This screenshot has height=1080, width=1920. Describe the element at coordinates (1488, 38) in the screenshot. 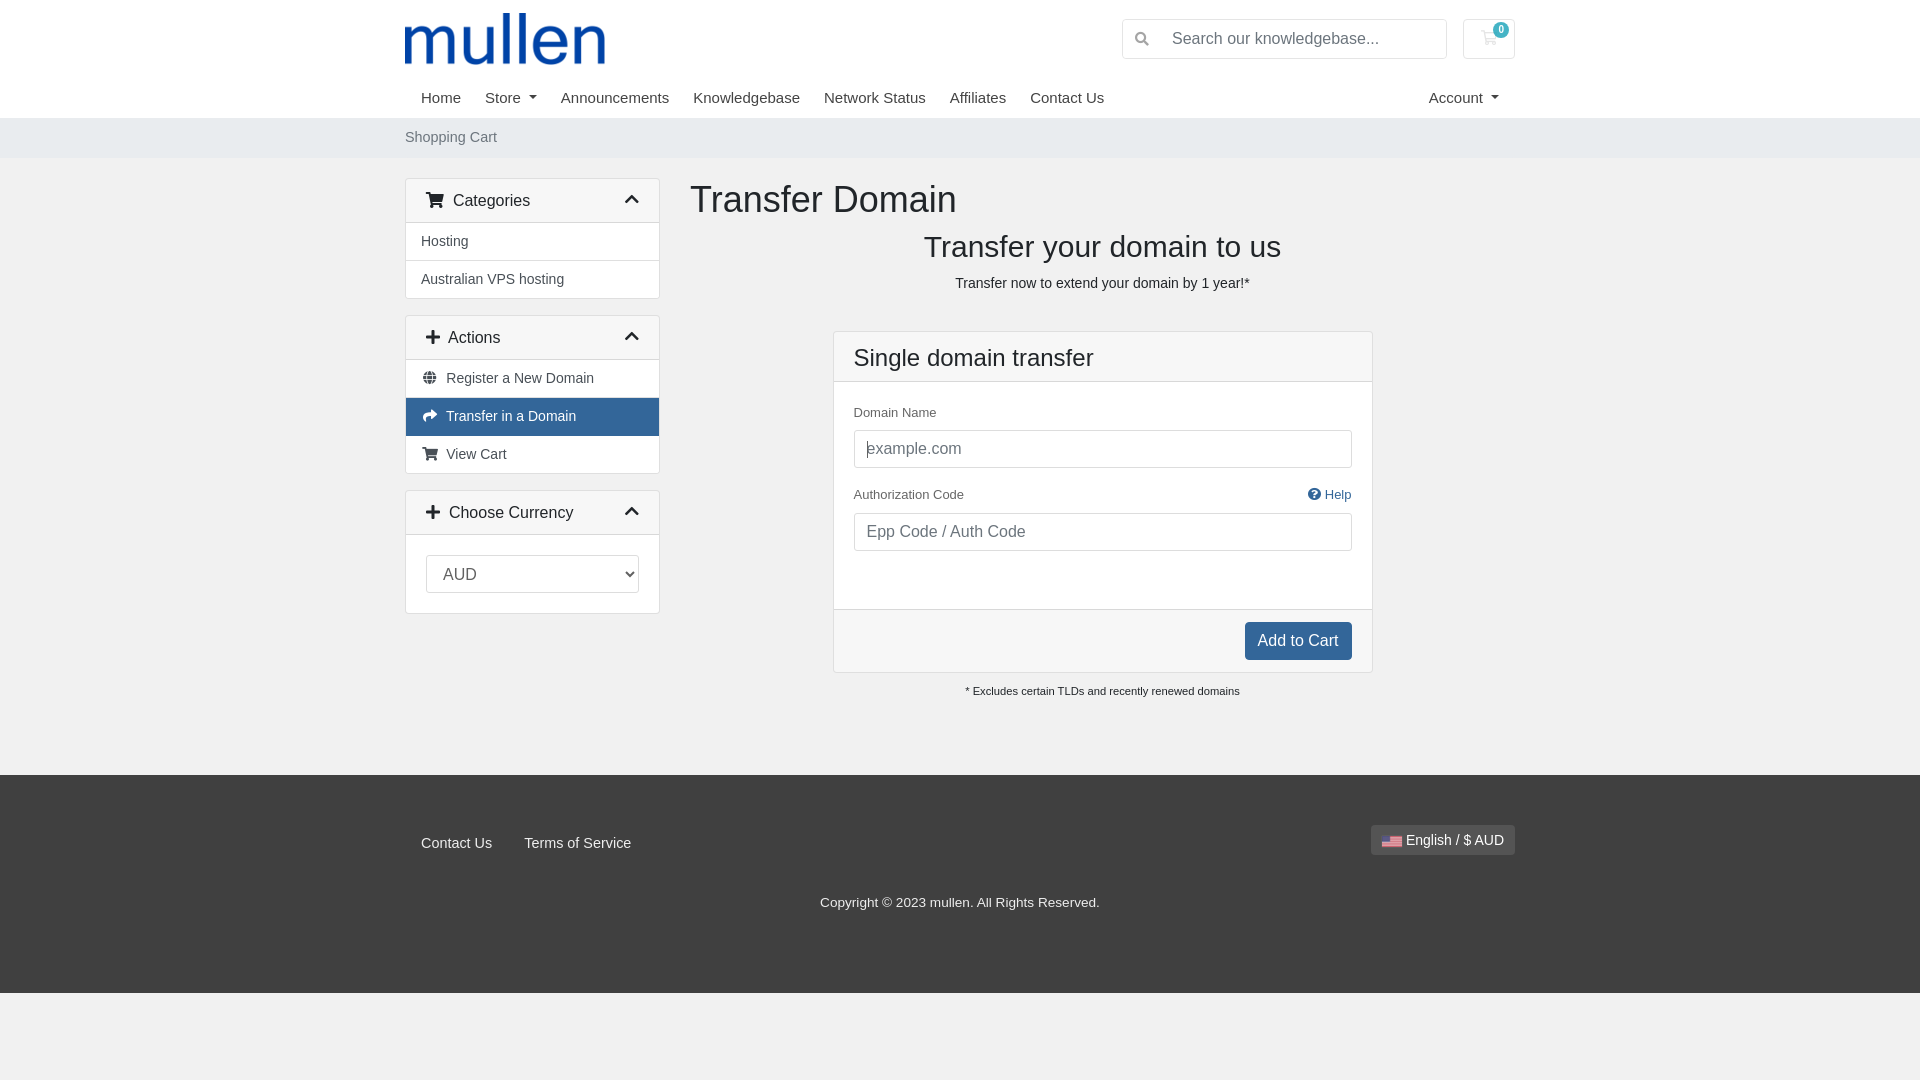

I see `'0` at that location.